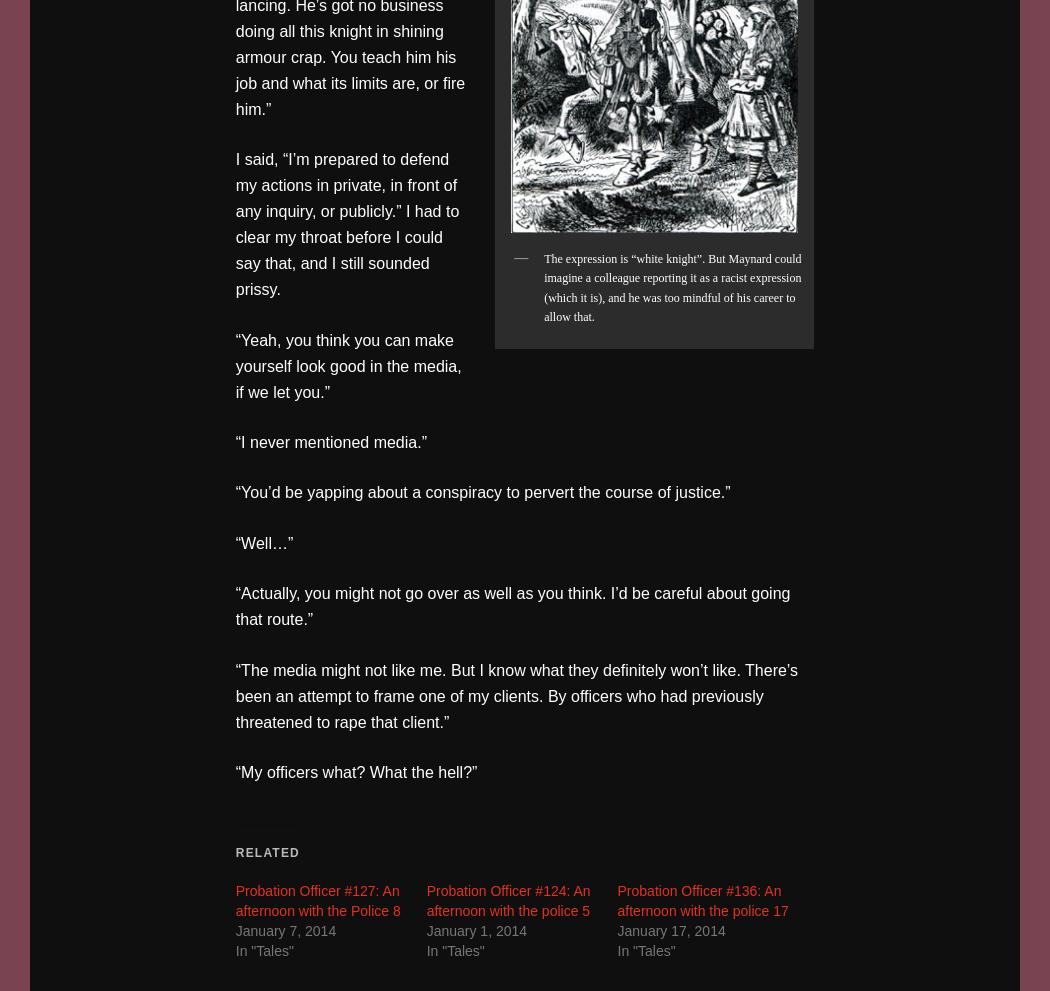 The width and height of the screenshot is (1050, 991). What do you see at coordinates (511, 606) in the screenshot?
I see `'“Actually, you might not go over as well as you think. I’d be careful about going that route.”'` at bounding box center [511, 606].